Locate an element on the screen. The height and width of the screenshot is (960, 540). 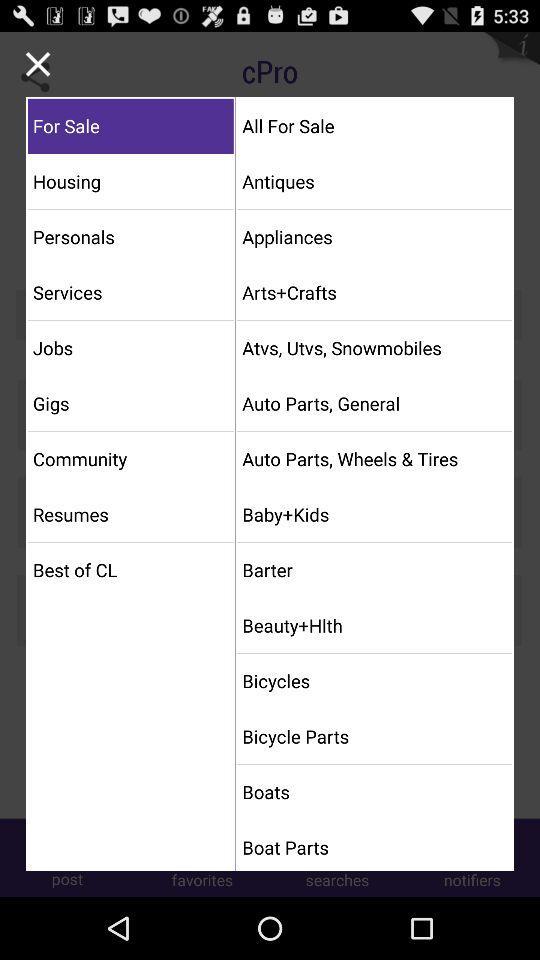
the item below beauty+hlth icon is located at coordinates (374, 681).